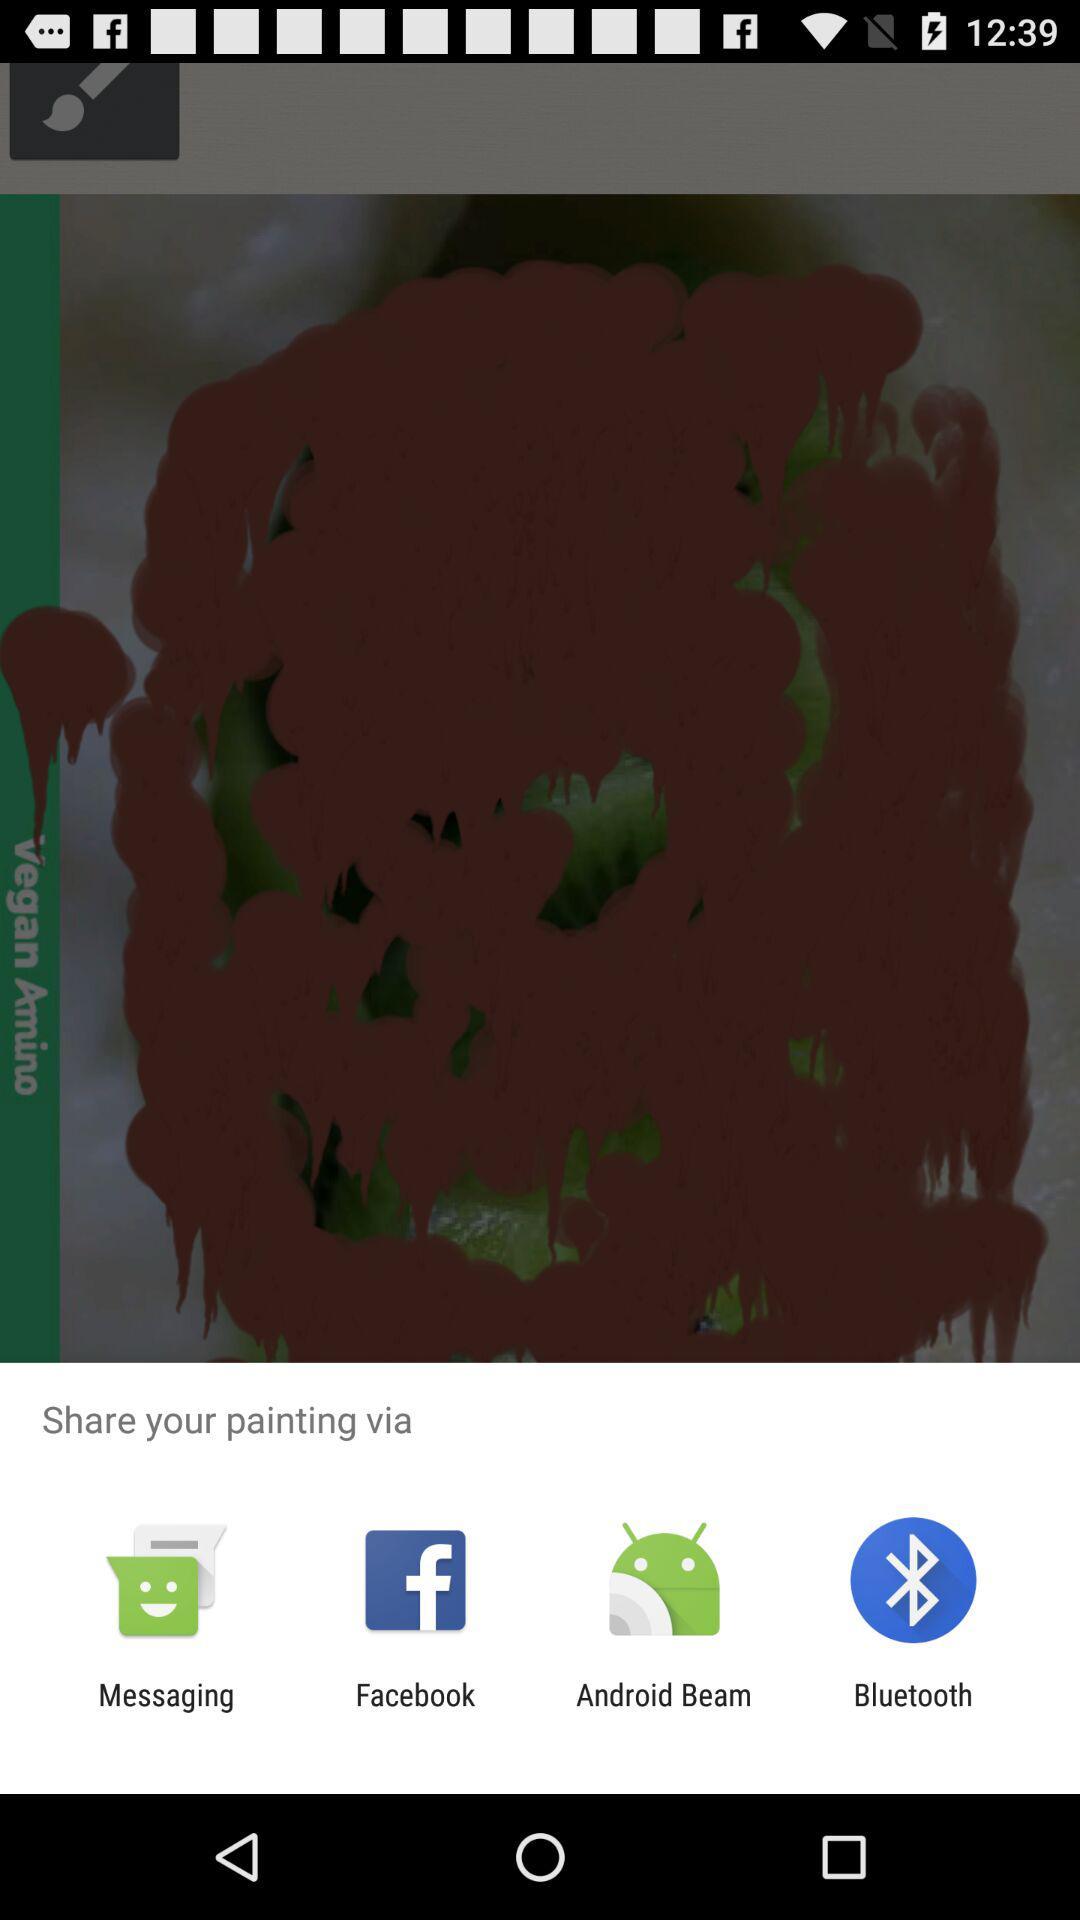 This screenshot has height=1920, width=1080. What do you see at coordinates (165, 1711) in the screenshot?
I see `app next to facebook icon` at bounding box center [165, 1711].